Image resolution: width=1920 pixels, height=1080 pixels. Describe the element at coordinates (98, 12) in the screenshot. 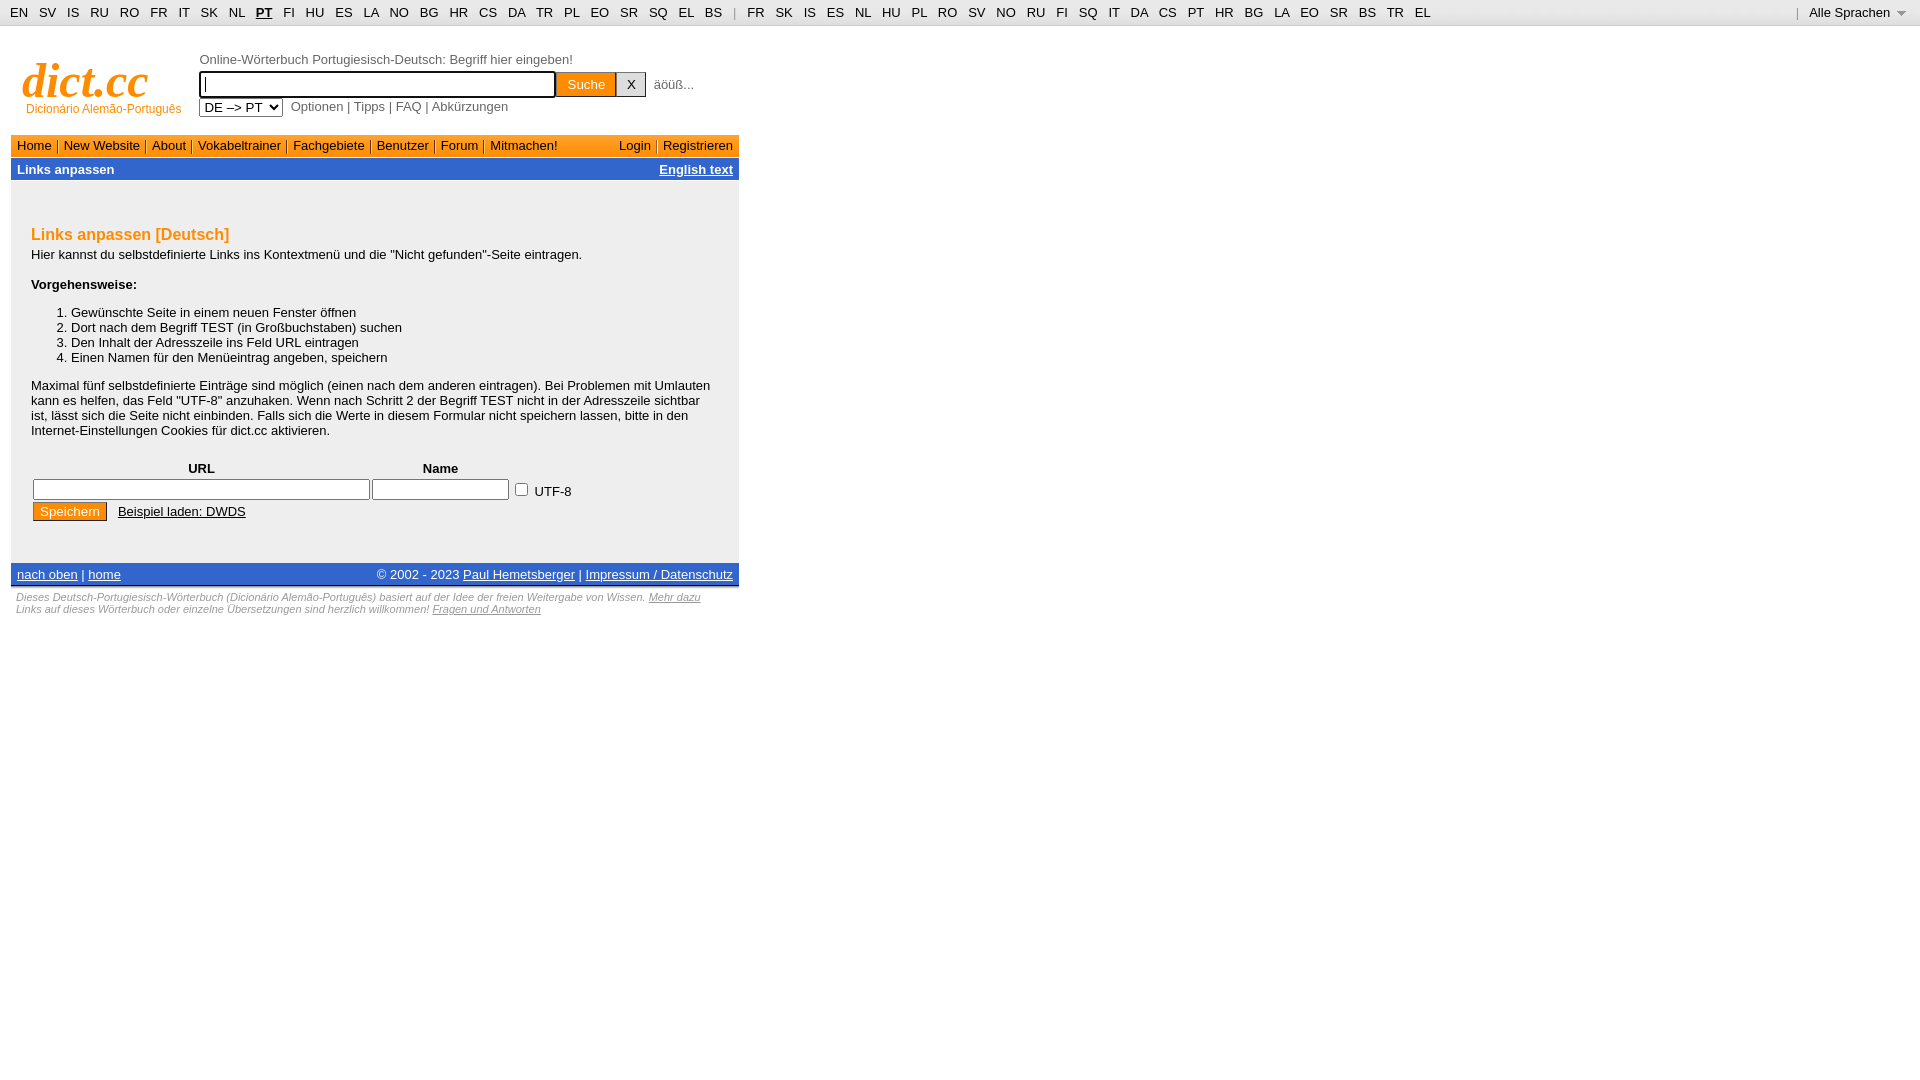

I see `'RU'` at that location.